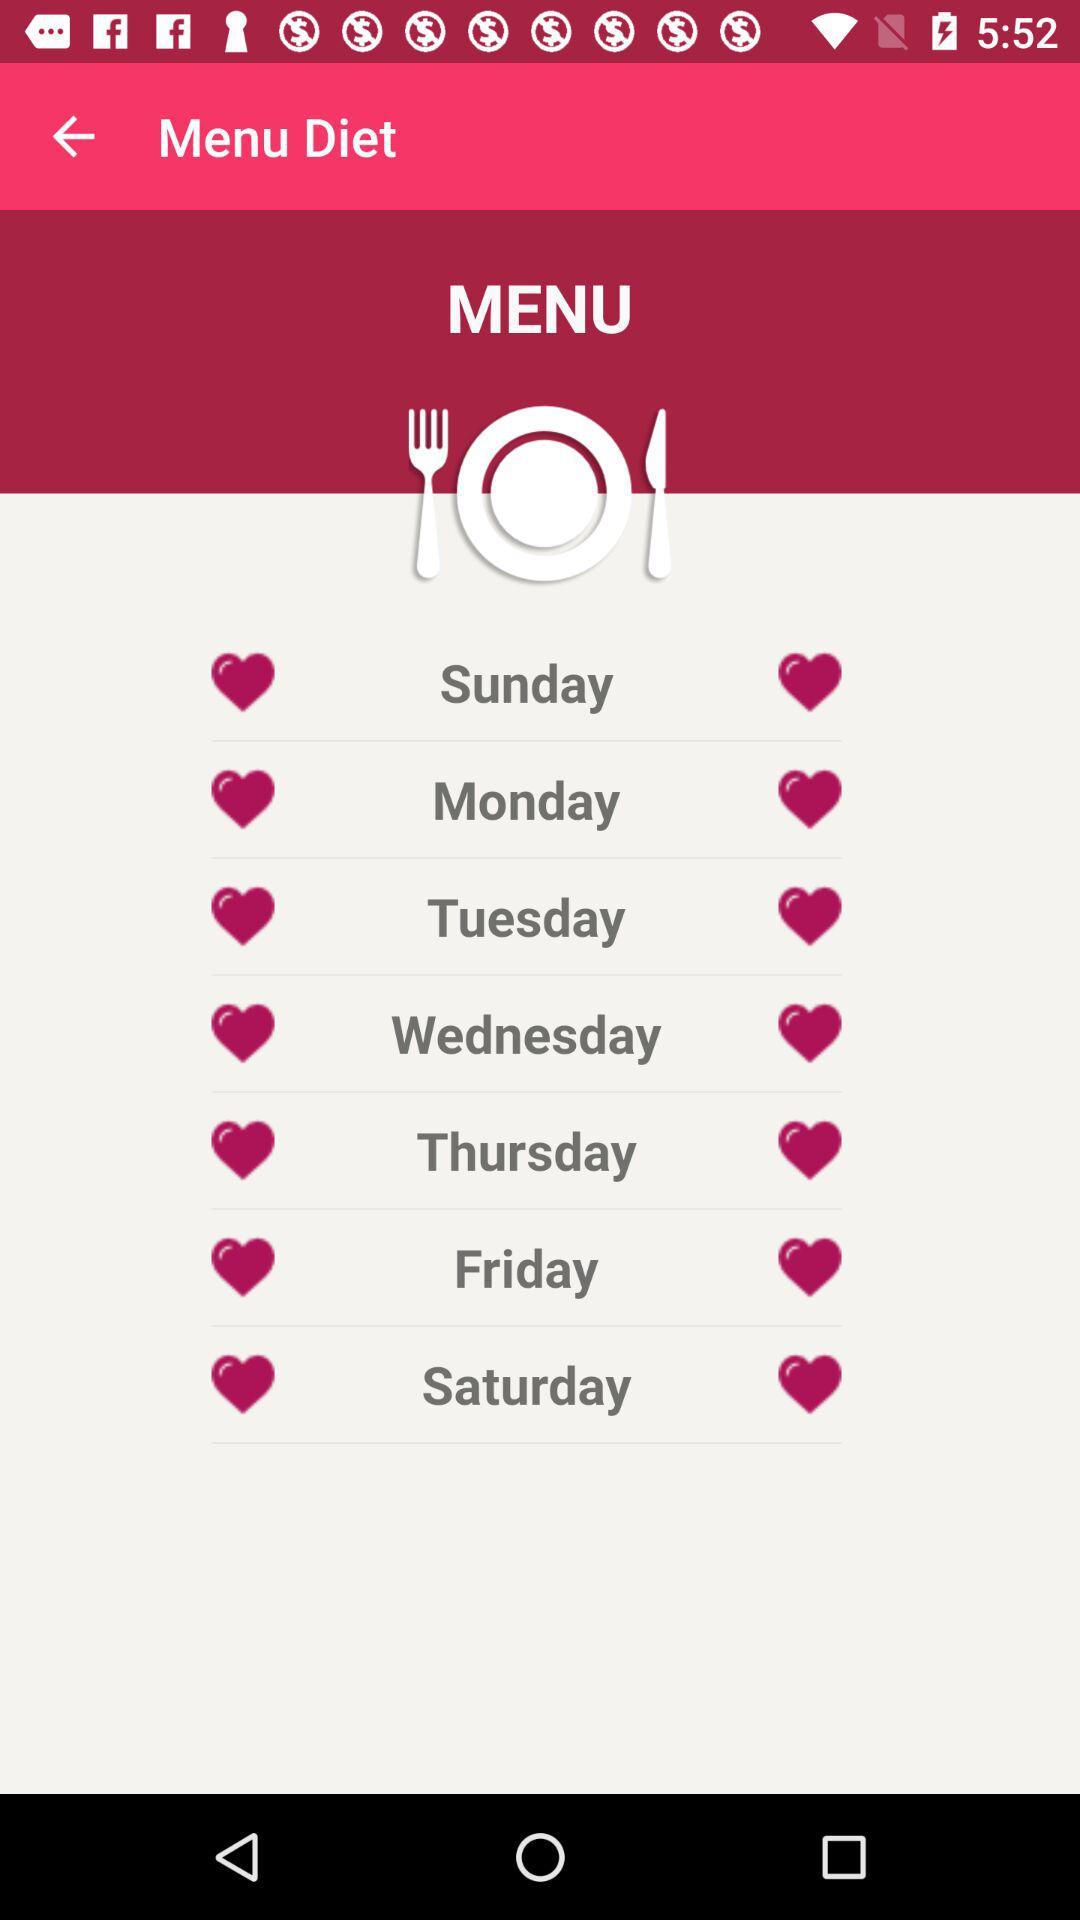 The image size is (1080, 1920). I want to click on tuesday item, so click(525, 915).